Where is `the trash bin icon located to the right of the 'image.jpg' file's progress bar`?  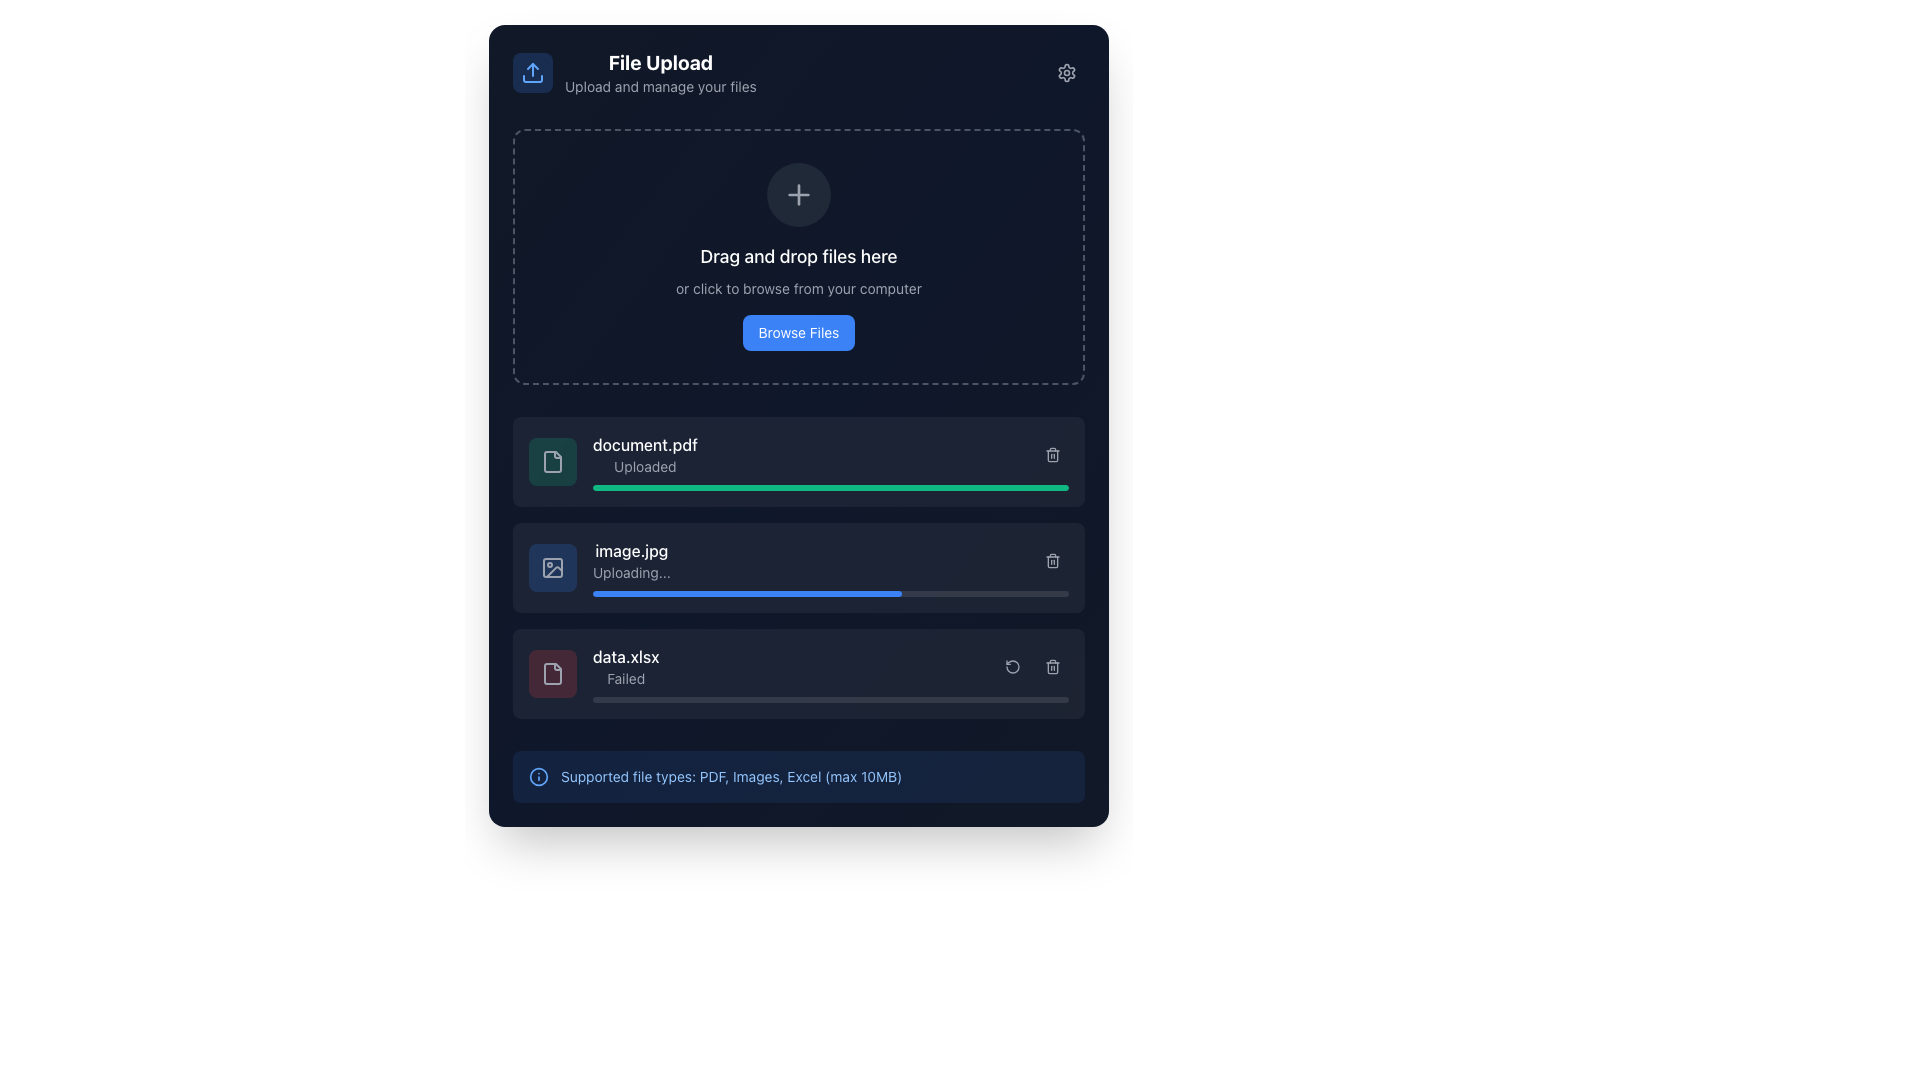 the trash bin icon located to the right of the 'image.jpg' file's progress bar is located at coordinates (1051, 560).